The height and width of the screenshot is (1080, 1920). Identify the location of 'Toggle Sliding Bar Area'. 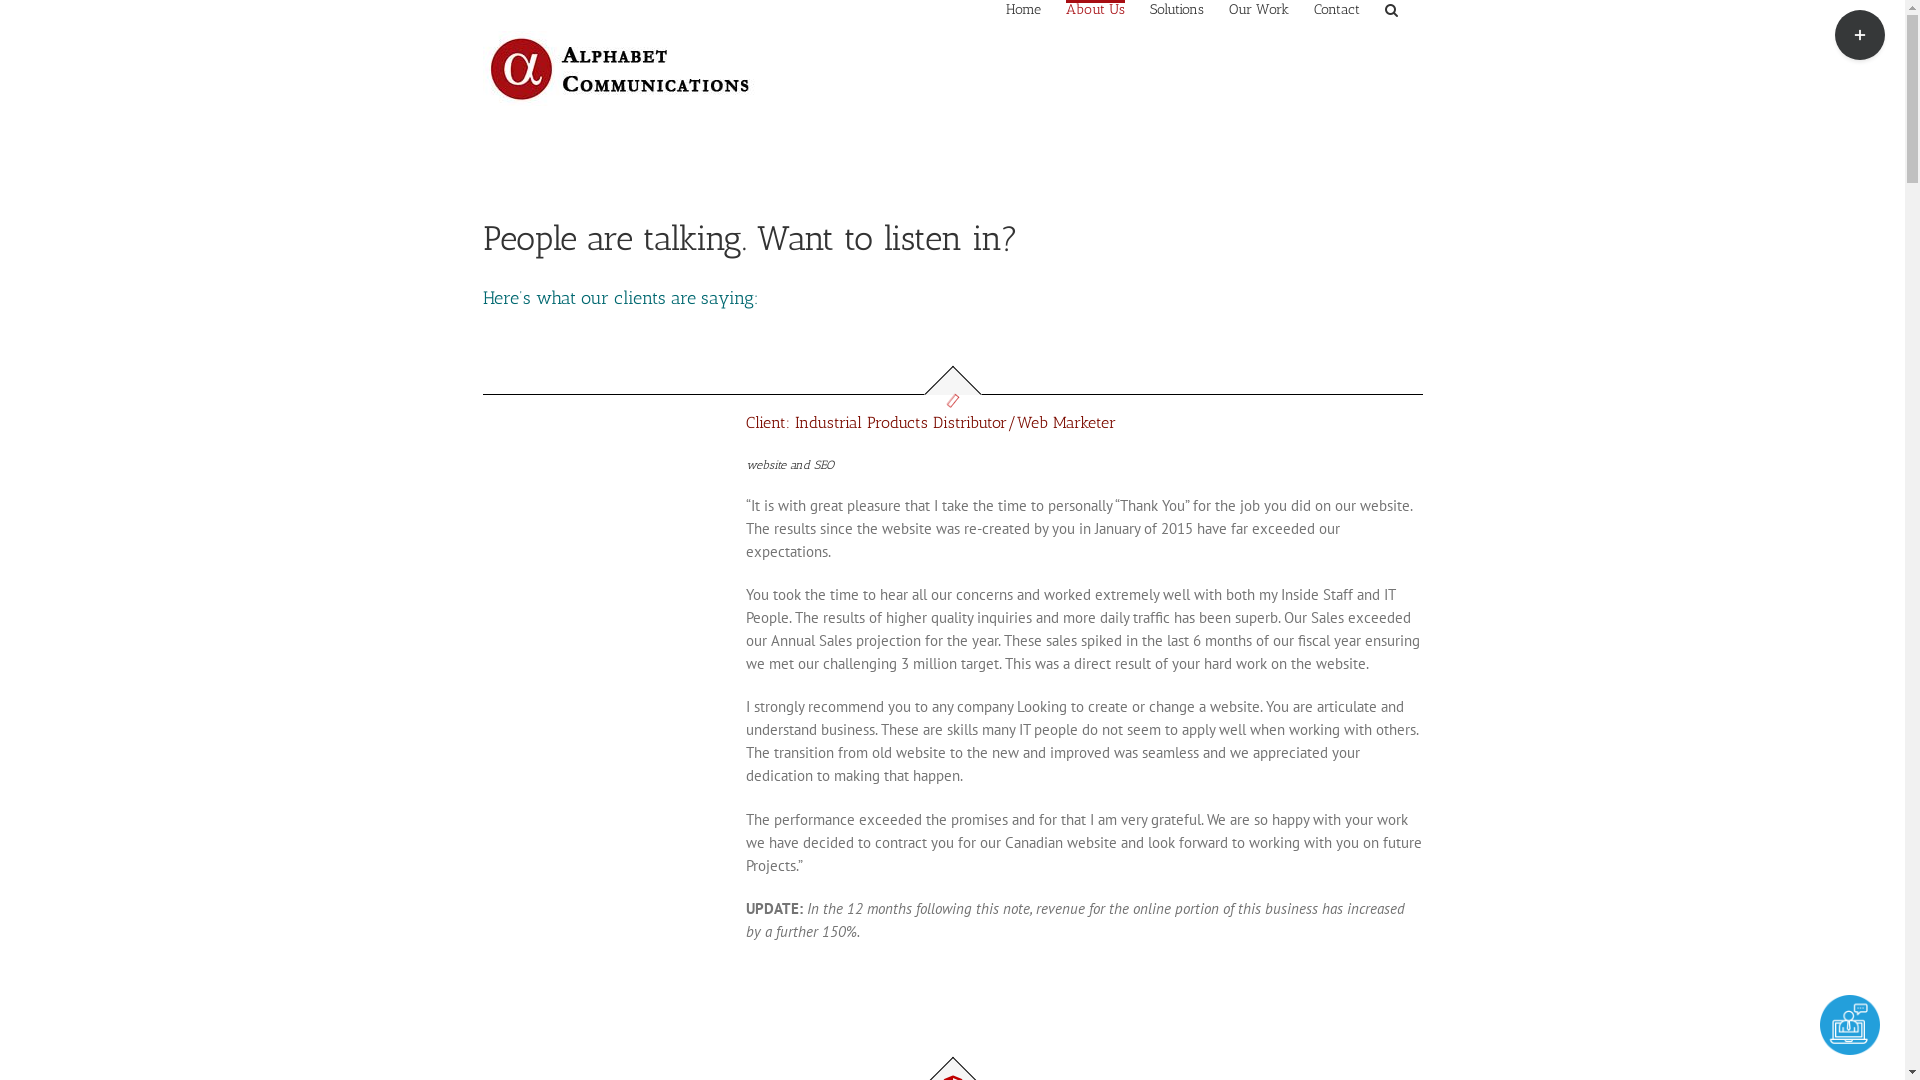
(1859, 34).